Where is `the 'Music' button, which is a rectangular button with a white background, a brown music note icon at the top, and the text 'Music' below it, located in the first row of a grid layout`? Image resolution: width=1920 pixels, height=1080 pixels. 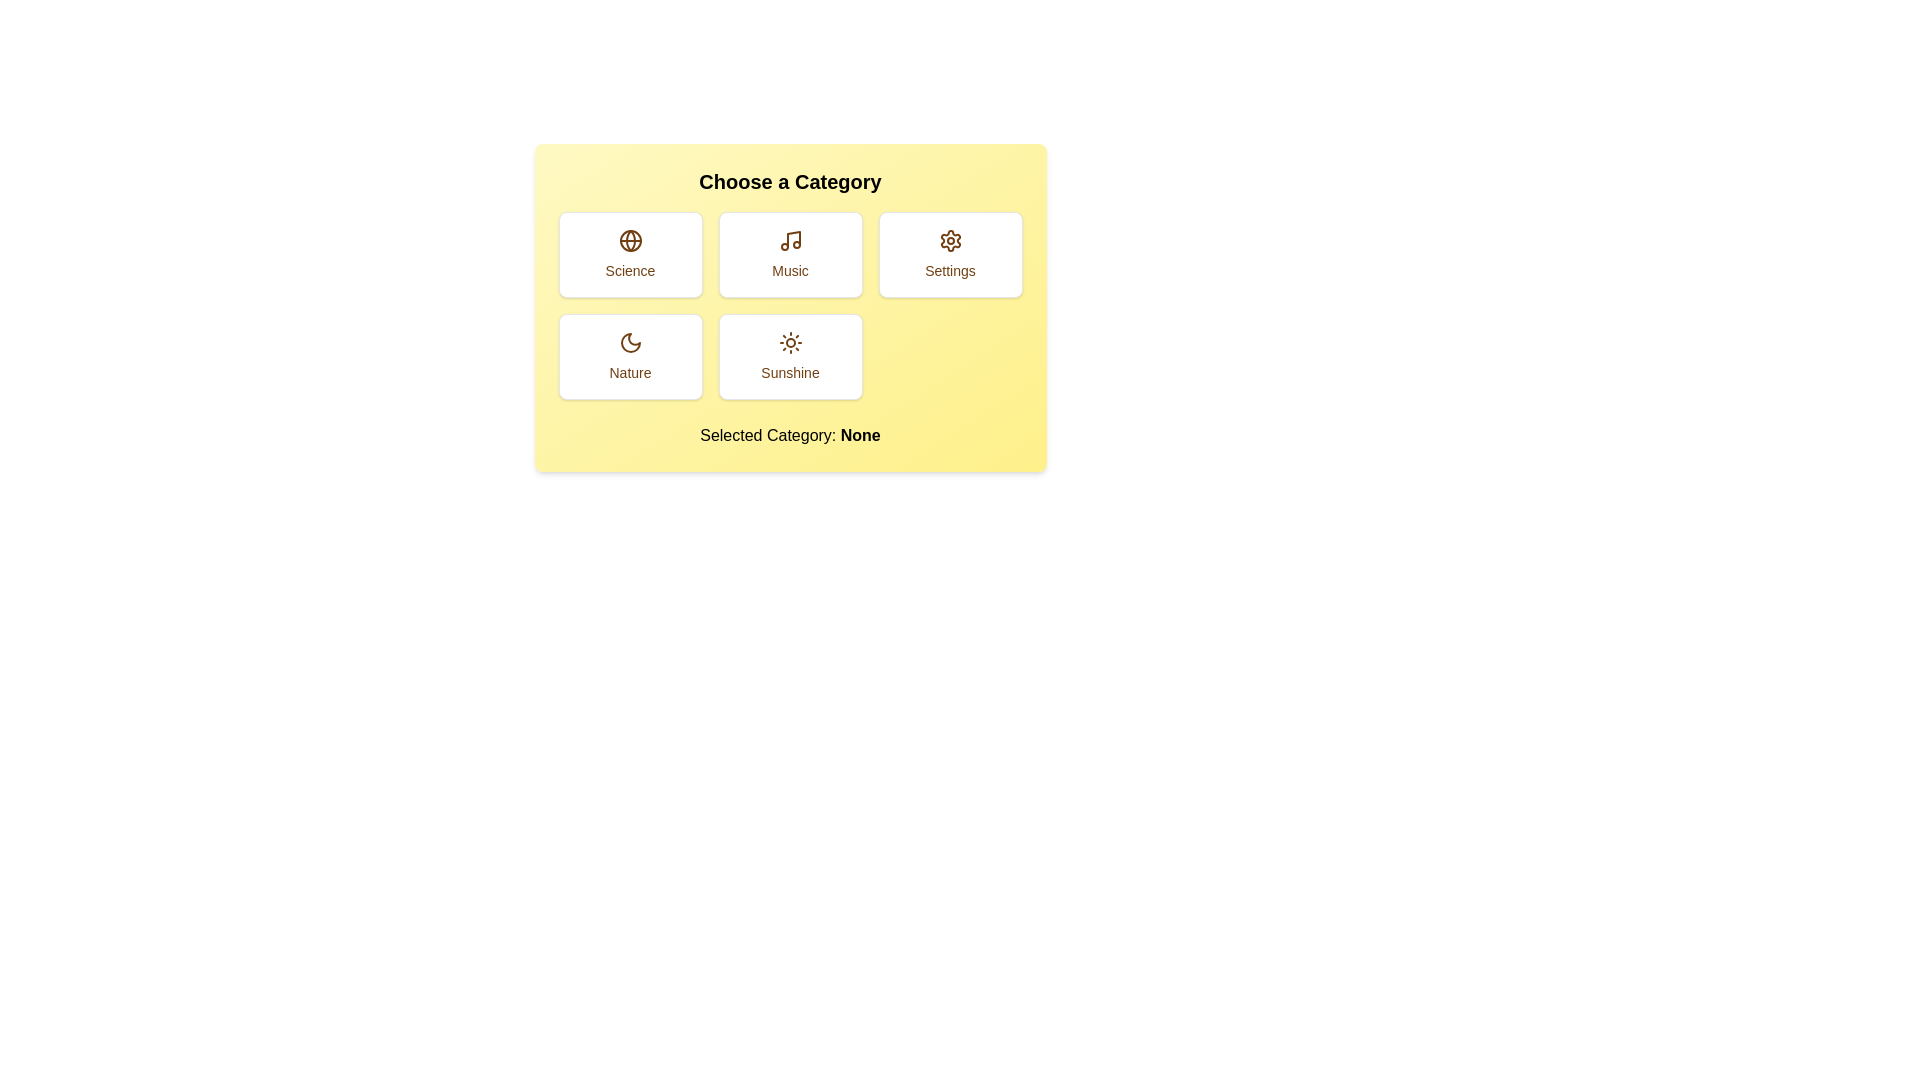
the 'Music' button, which is a rectangular button with a white background, a brown music note icon at the top, and the text 'Music' below it, located in the first row of a grid layout is located at coordinates (789, 253).